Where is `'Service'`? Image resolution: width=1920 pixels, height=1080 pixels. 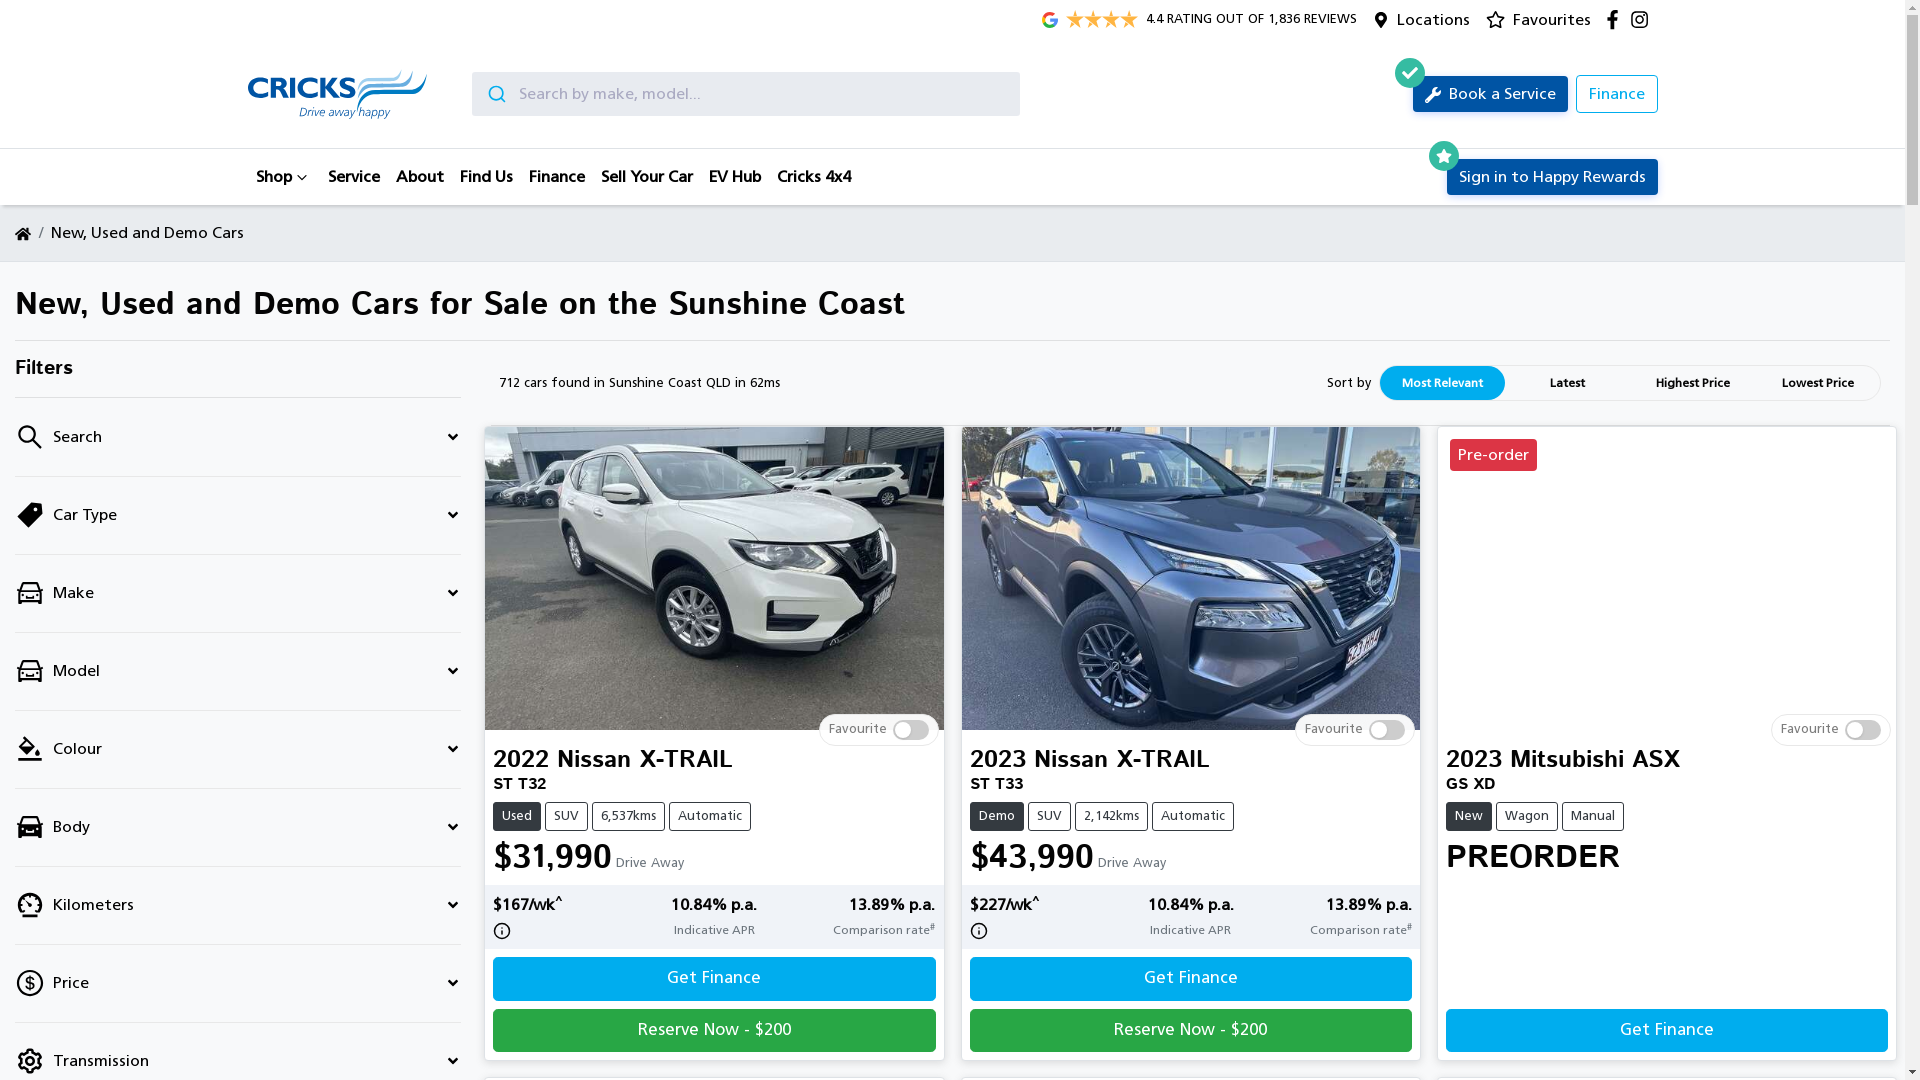
'Service' is located at coordinates (320, 176).